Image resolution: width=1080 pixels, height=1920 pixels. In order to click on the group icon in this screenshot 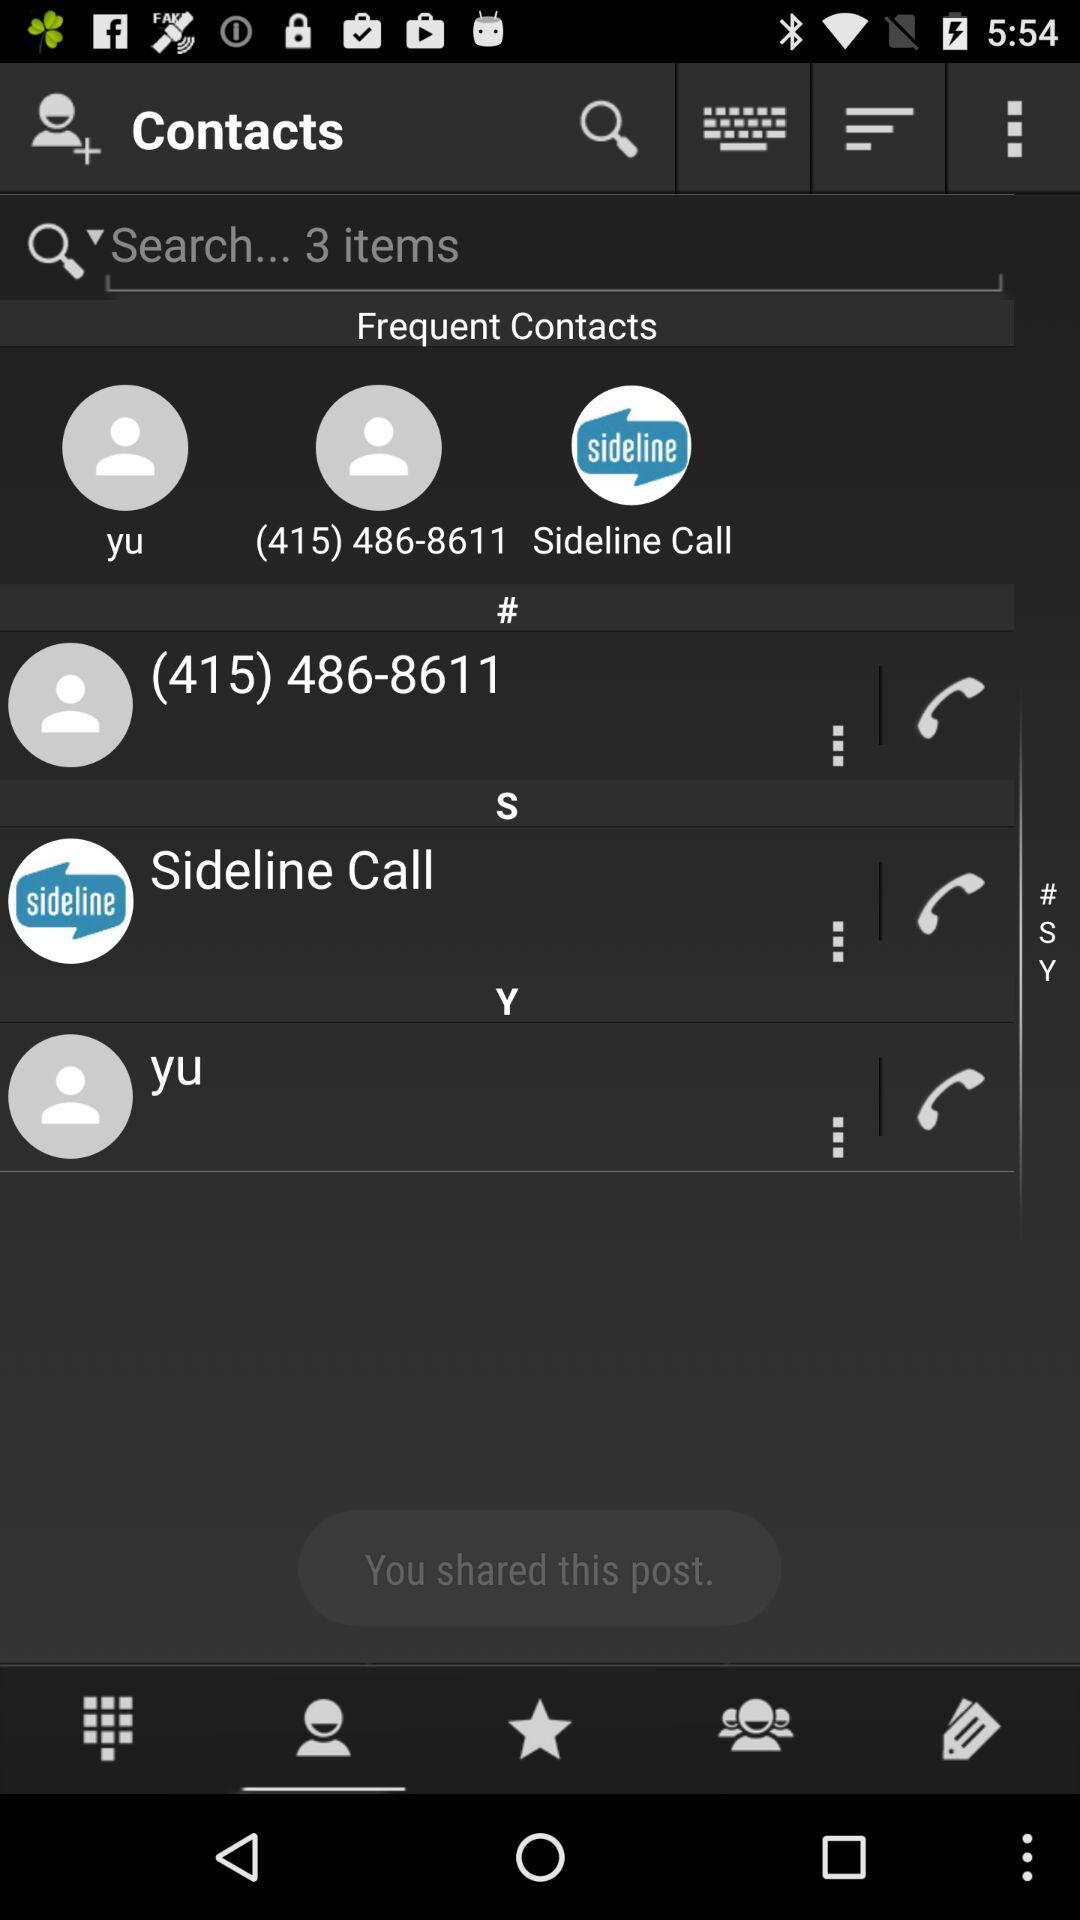, I will do `click(756, 1848)`.